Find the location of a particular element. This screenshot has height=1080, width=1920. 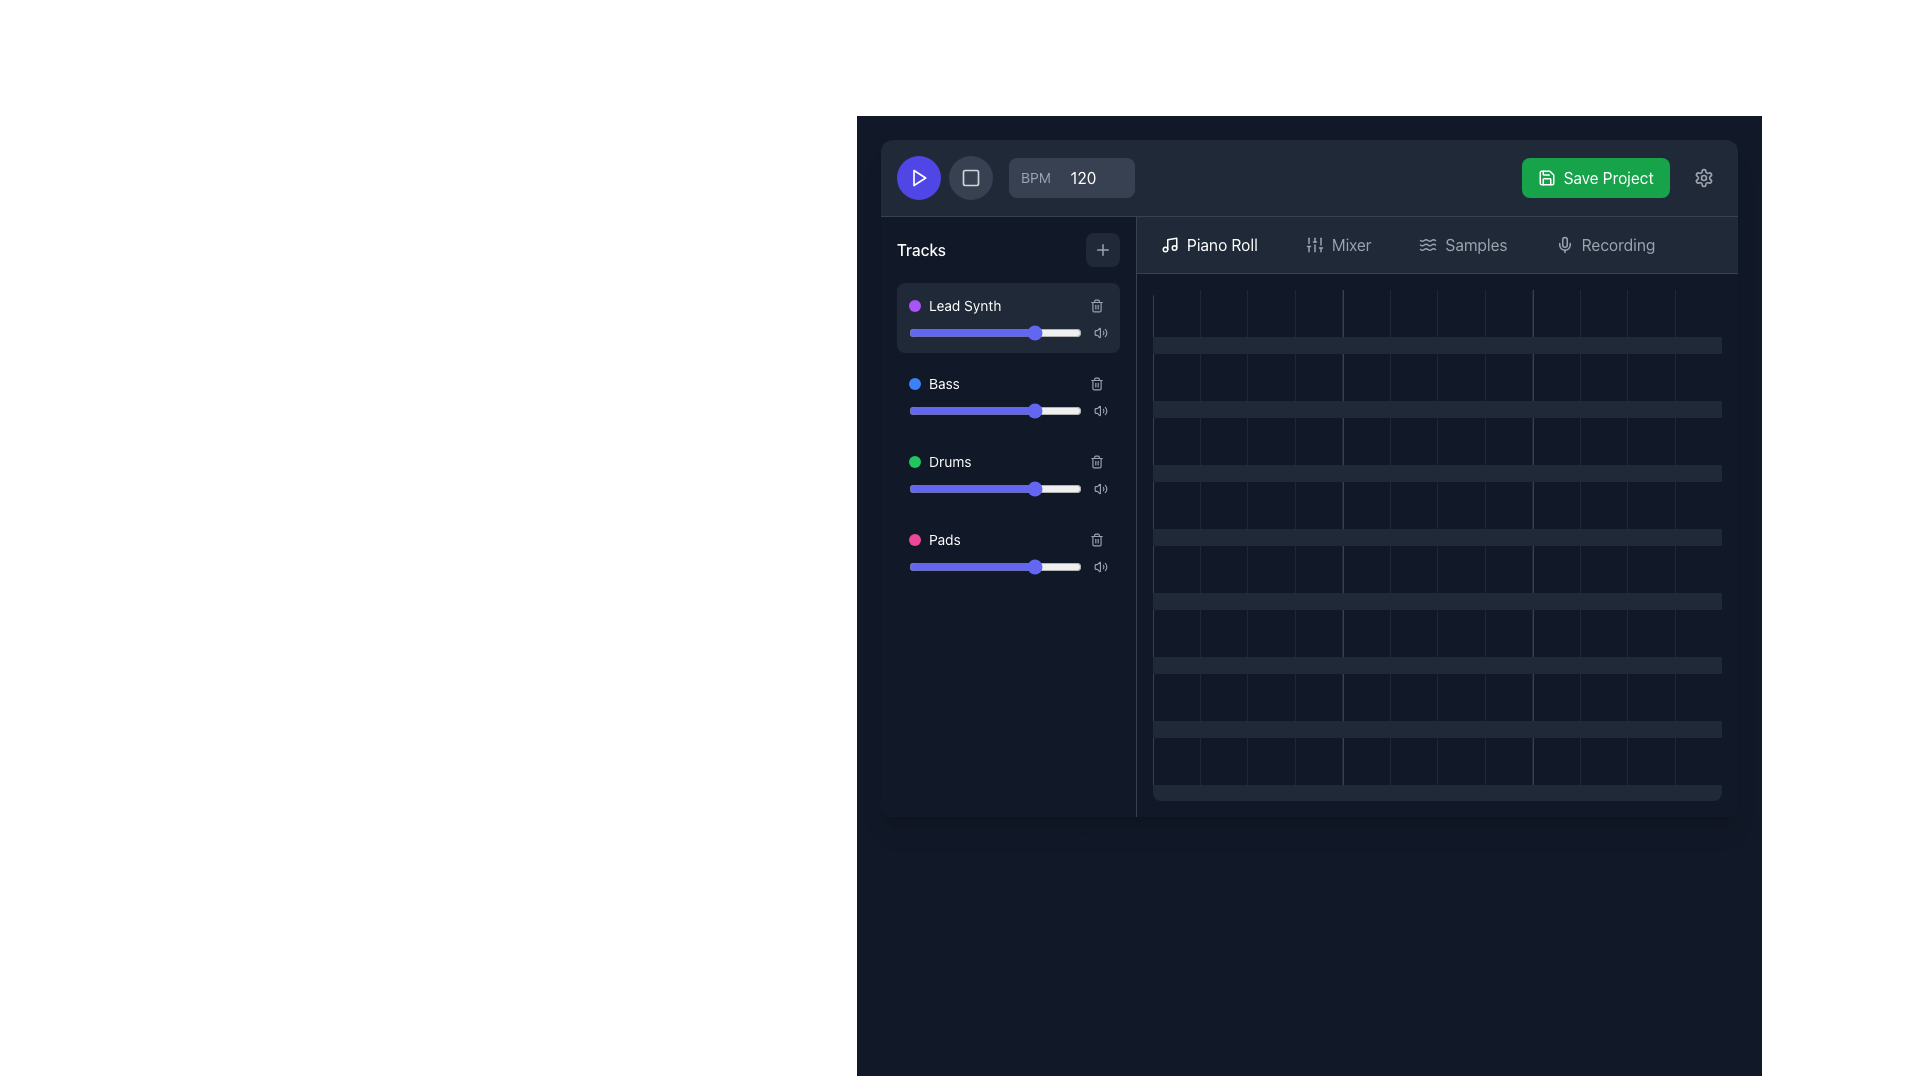

the bass level is located at coordinates (986, 410).